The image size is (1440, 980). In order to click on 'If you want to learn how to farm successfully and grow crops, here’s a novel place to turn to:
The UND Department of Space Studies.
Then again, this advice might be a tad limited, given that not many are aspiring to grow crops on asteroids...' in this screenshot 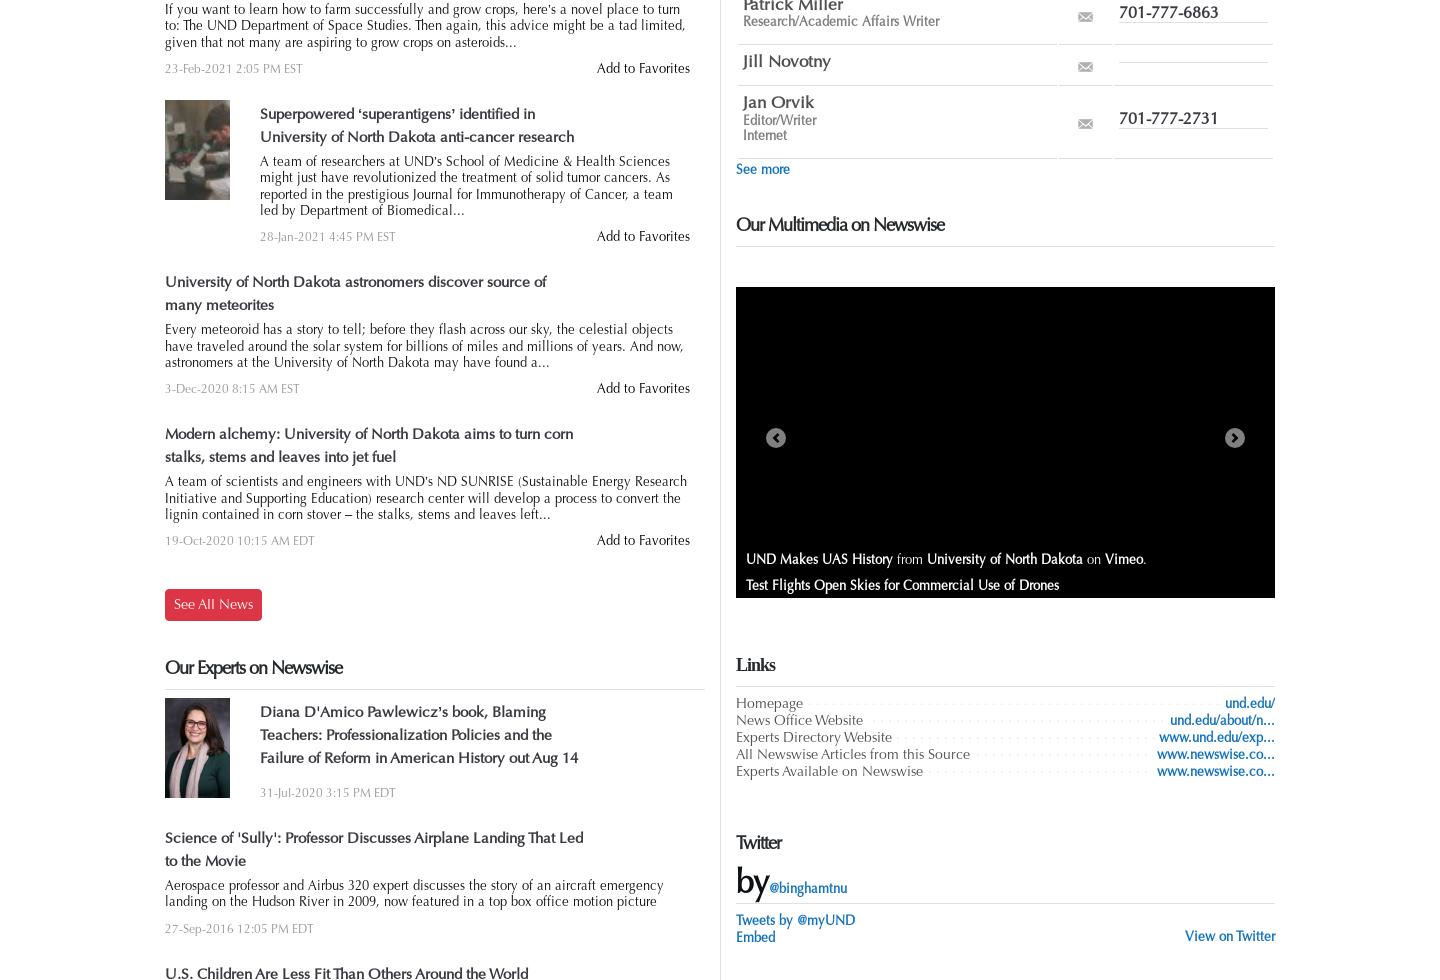, I will do `click(425, 25)`.